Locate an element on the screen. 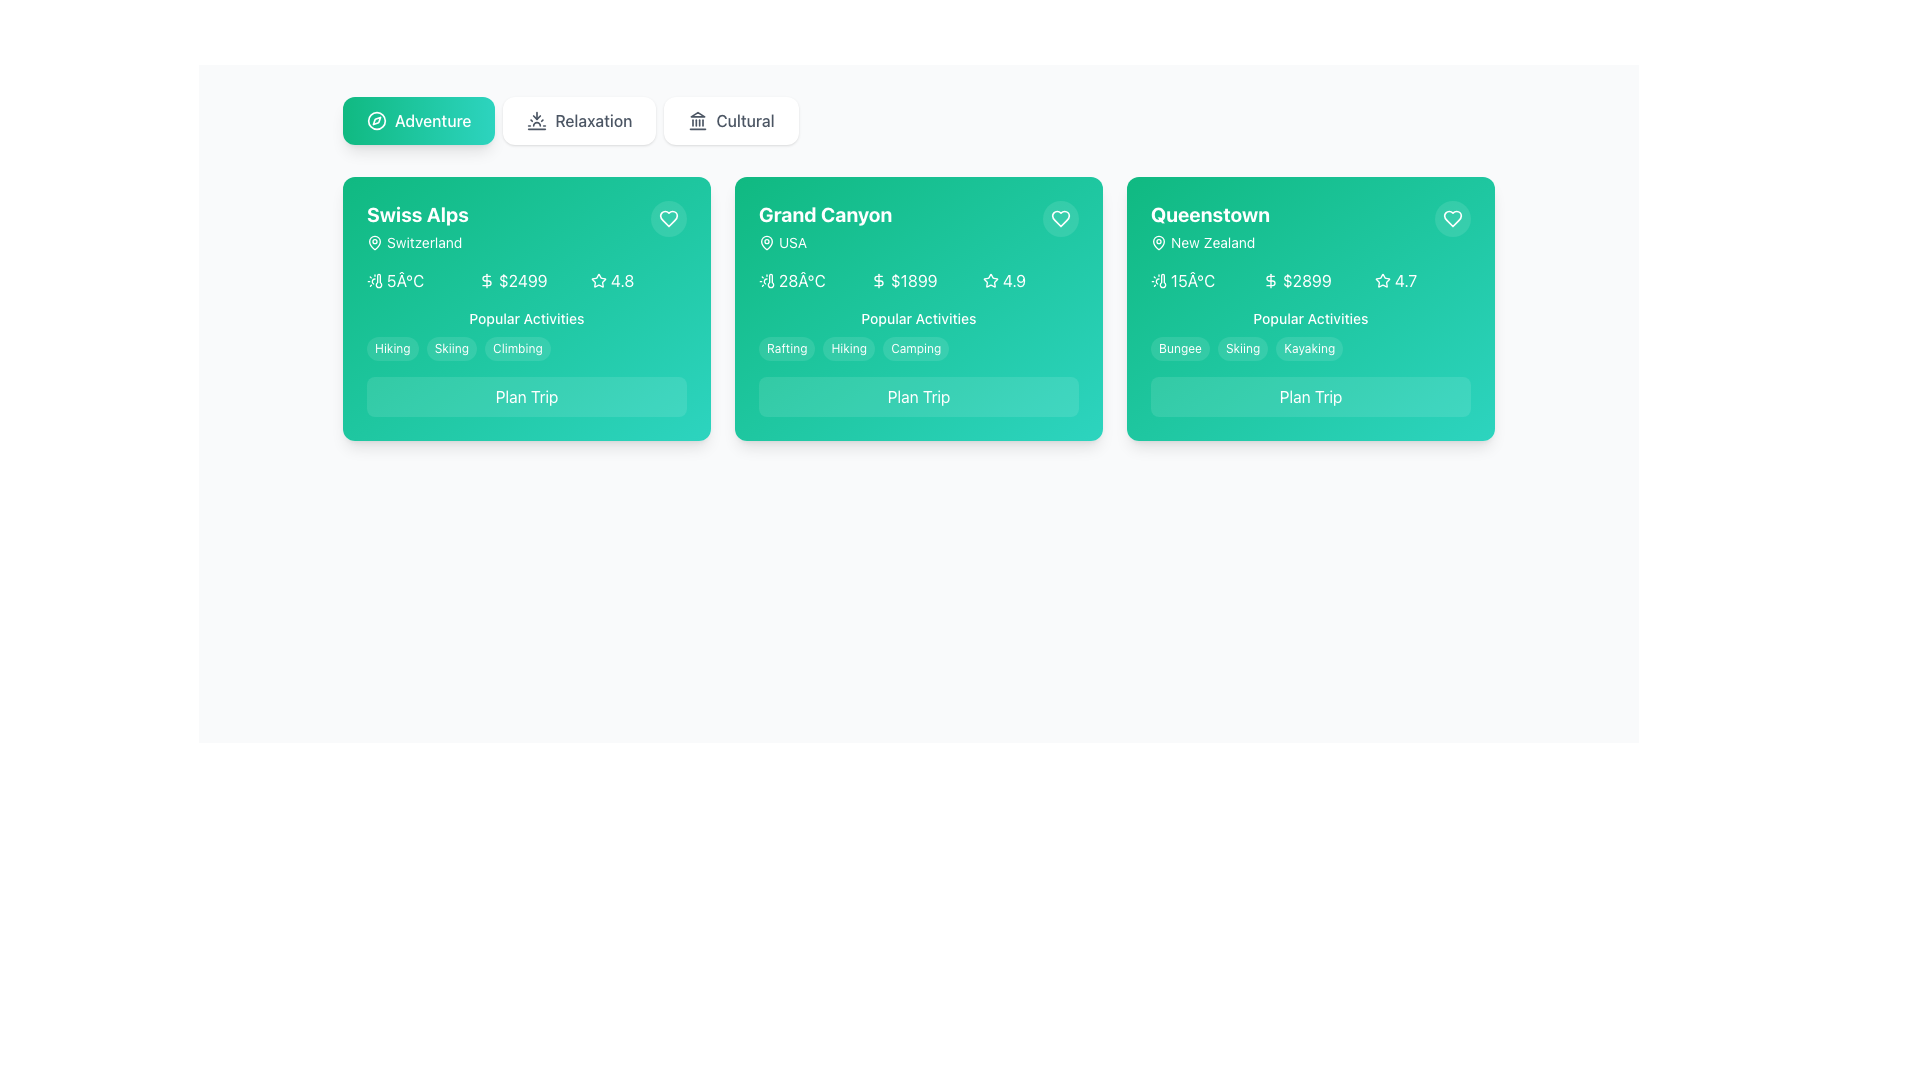 This screenshot has width=1920, height=1080. pricing information displayed in the first card from the left, which shows a monetary value of $2499, located centrally under the temperature indicator is located at coordinates (527, 281).